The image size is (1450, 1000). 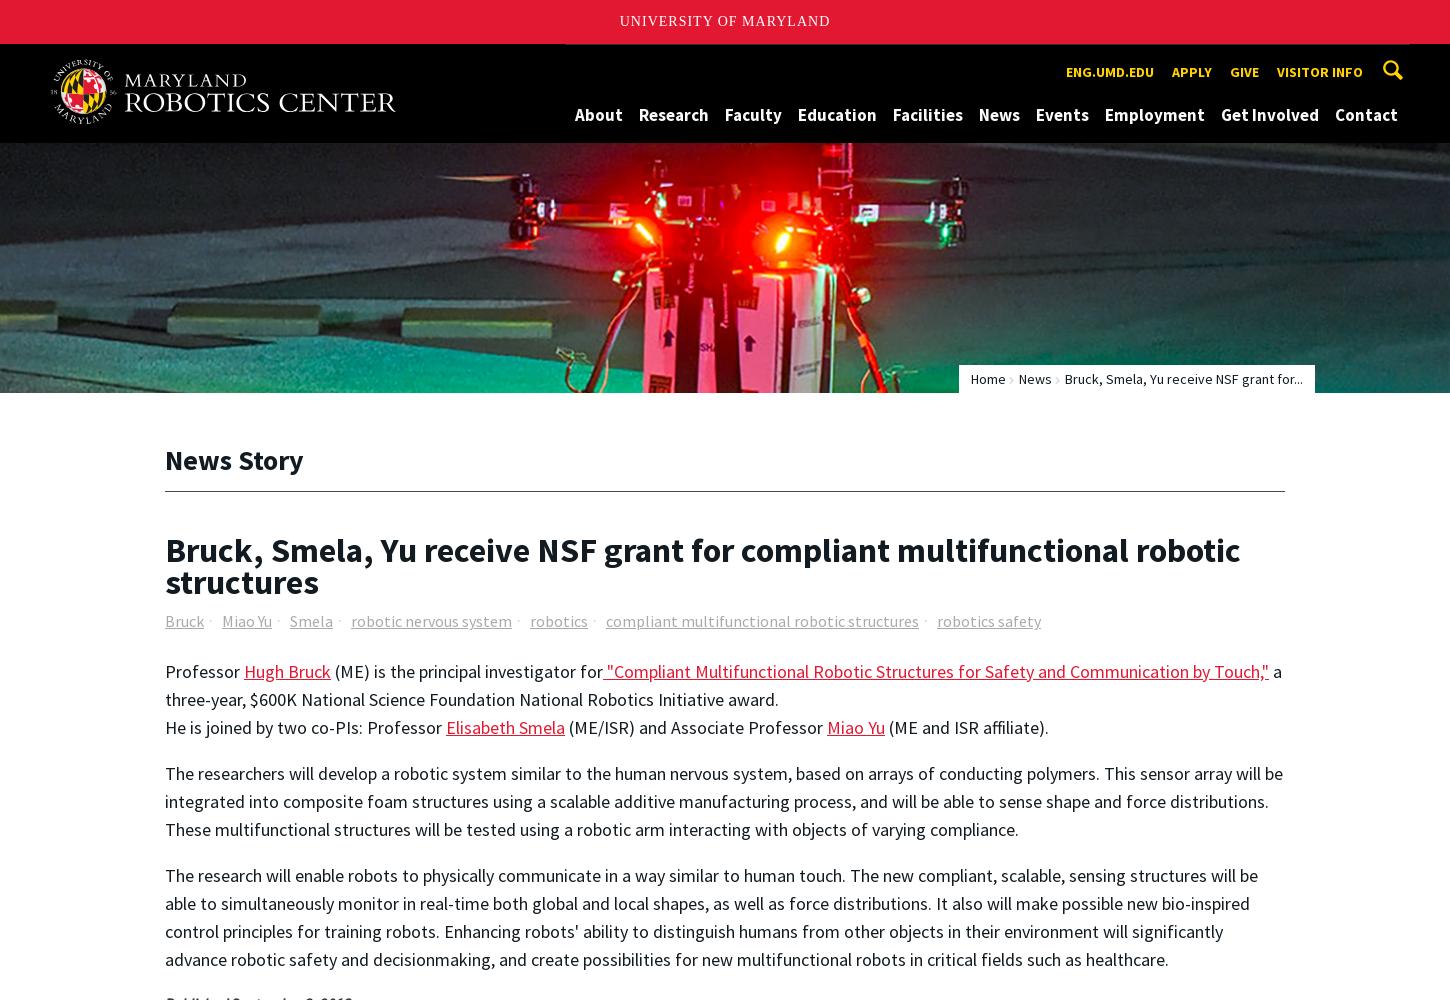 What do you see at coordinates (575, 113) in the screenshot?
I see `'About'` at bounding box center [575, 113].